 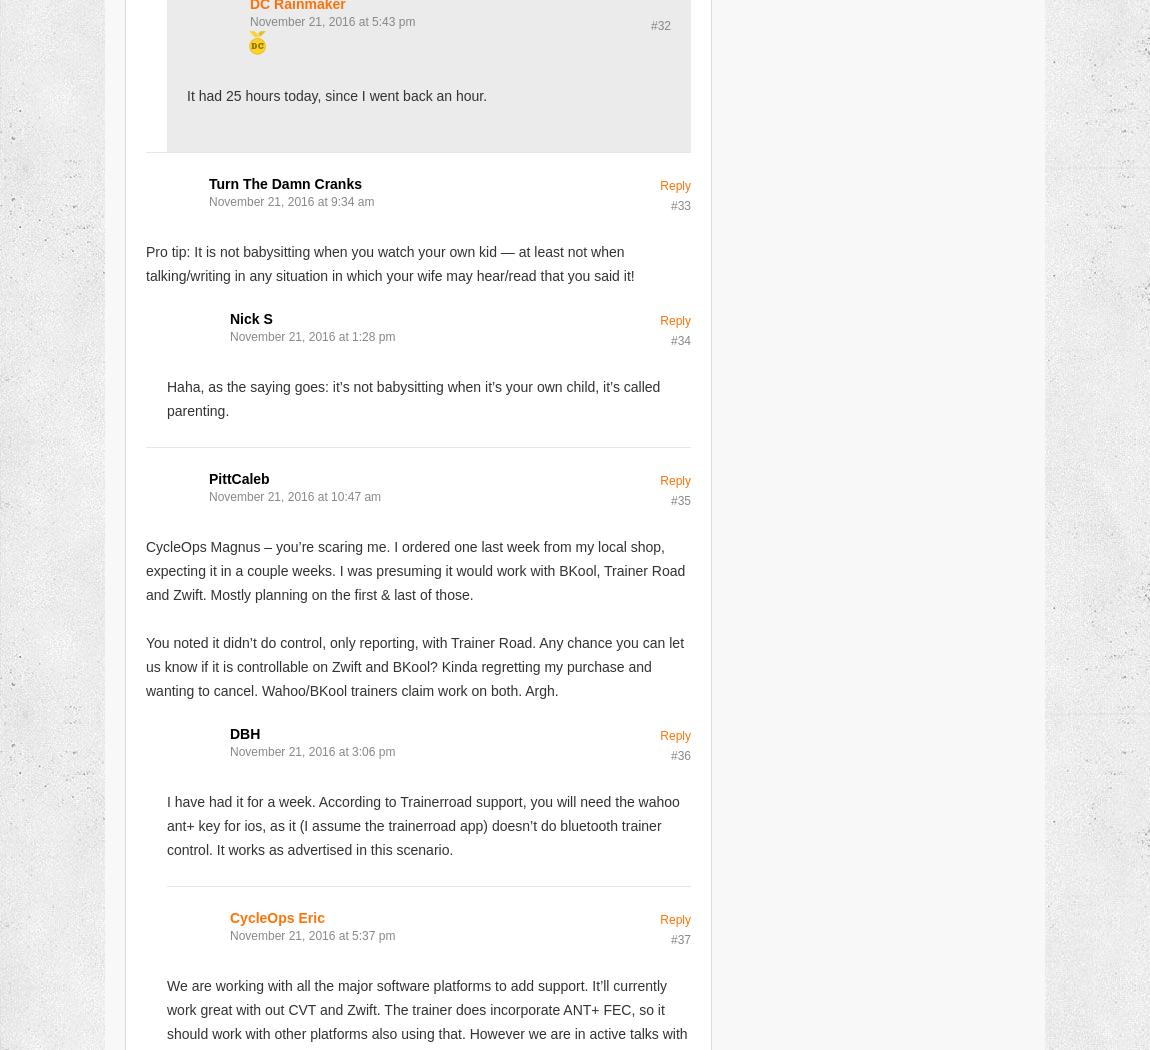 I want to click on 'You noted it didn’t do control, only reporting, with Trainer Road.  Any chance you can let us know if it is controllable on Zwift and BKool?  Kinda regretting my purchase and wanting to cancel.  Wahoo/BKool trainers claim work on both.  Argh.', so click(x=415, y=665).